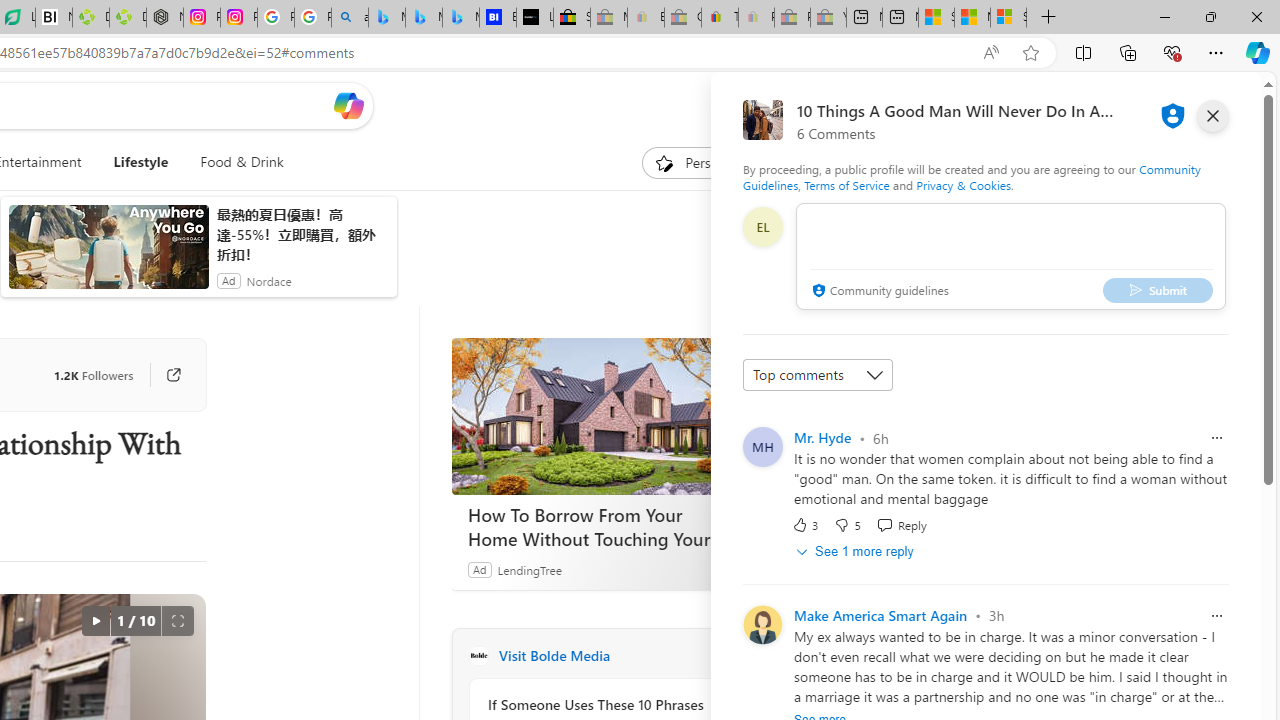  Describe the element at coordinates (823, 436) in the screenshot. I see `'Mr. Hyde'` at that location.